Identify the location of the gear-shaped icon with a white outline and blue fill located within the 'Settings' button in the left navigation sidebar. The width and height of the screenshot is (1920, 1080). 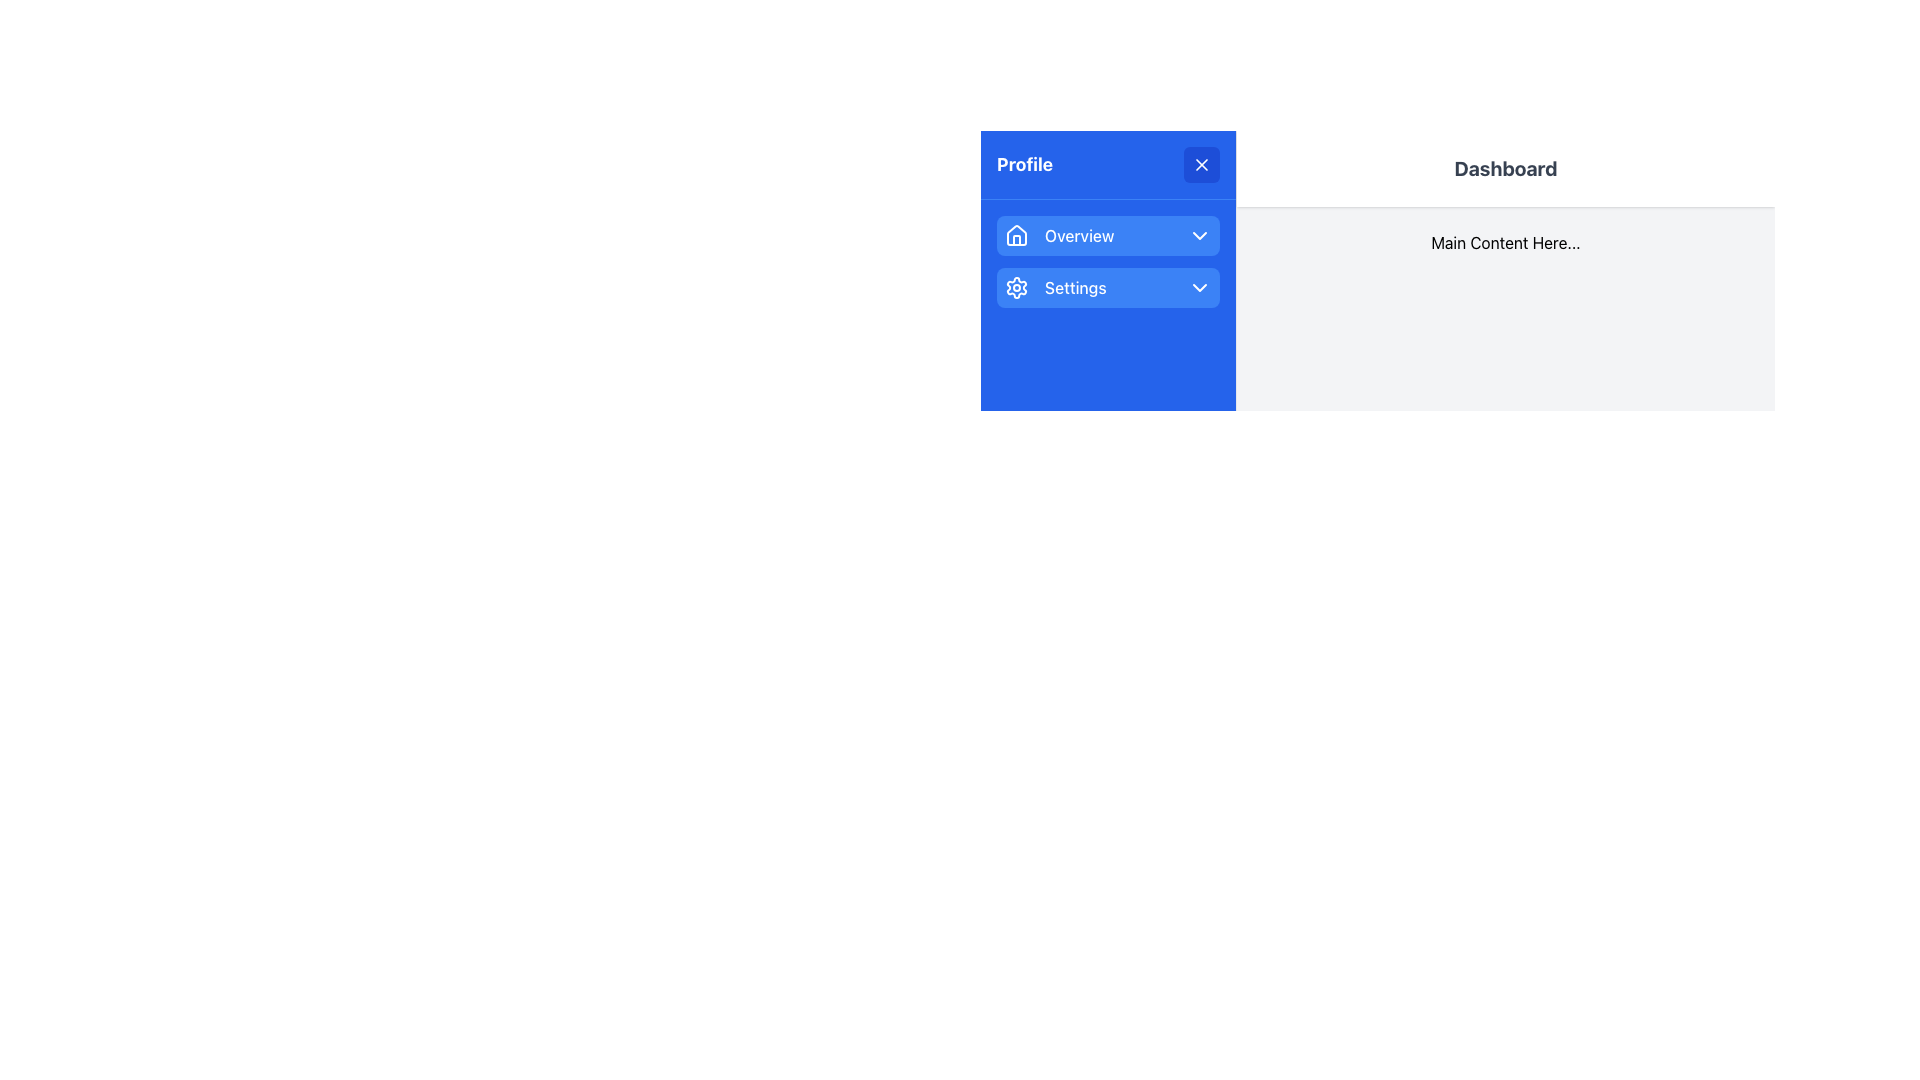
(1017, 288).